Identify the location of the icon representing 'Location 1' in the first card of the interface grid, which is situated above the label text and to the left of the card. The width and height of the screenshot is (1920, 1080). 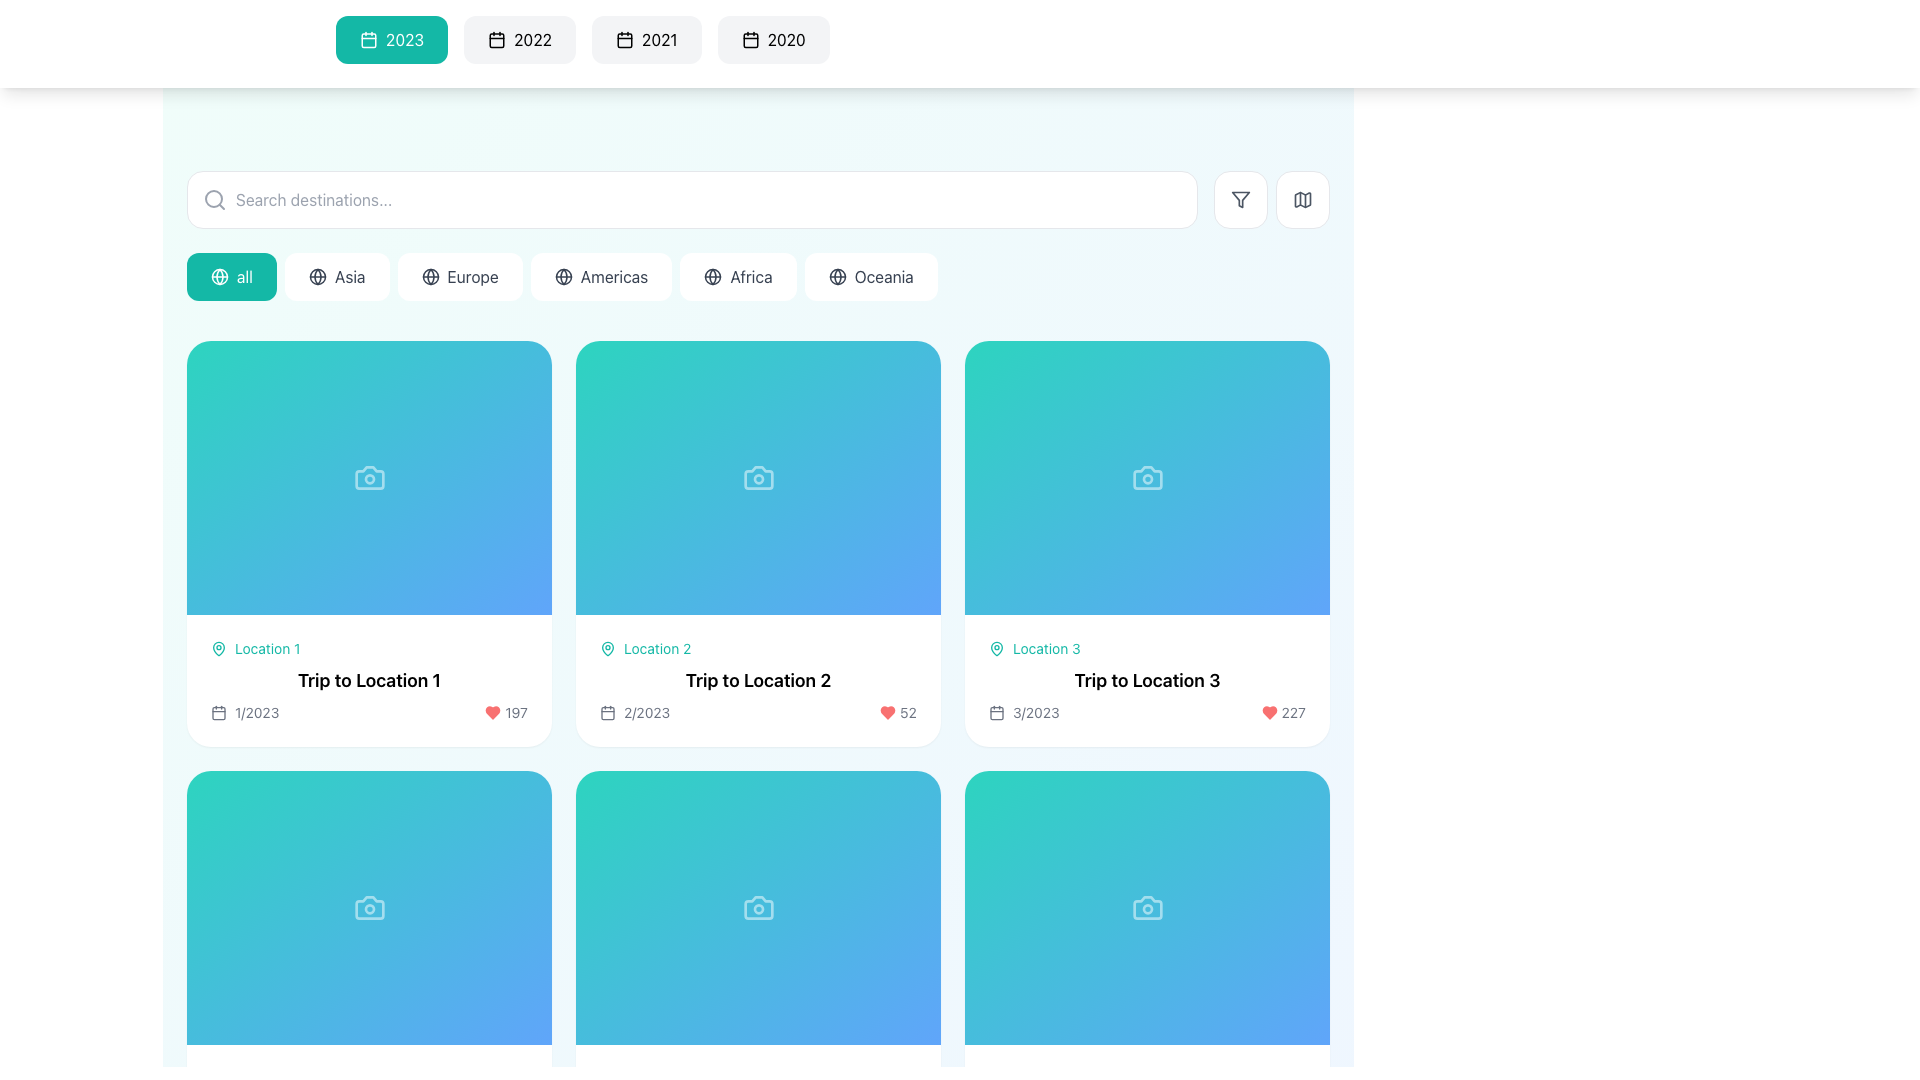
(219, 648).